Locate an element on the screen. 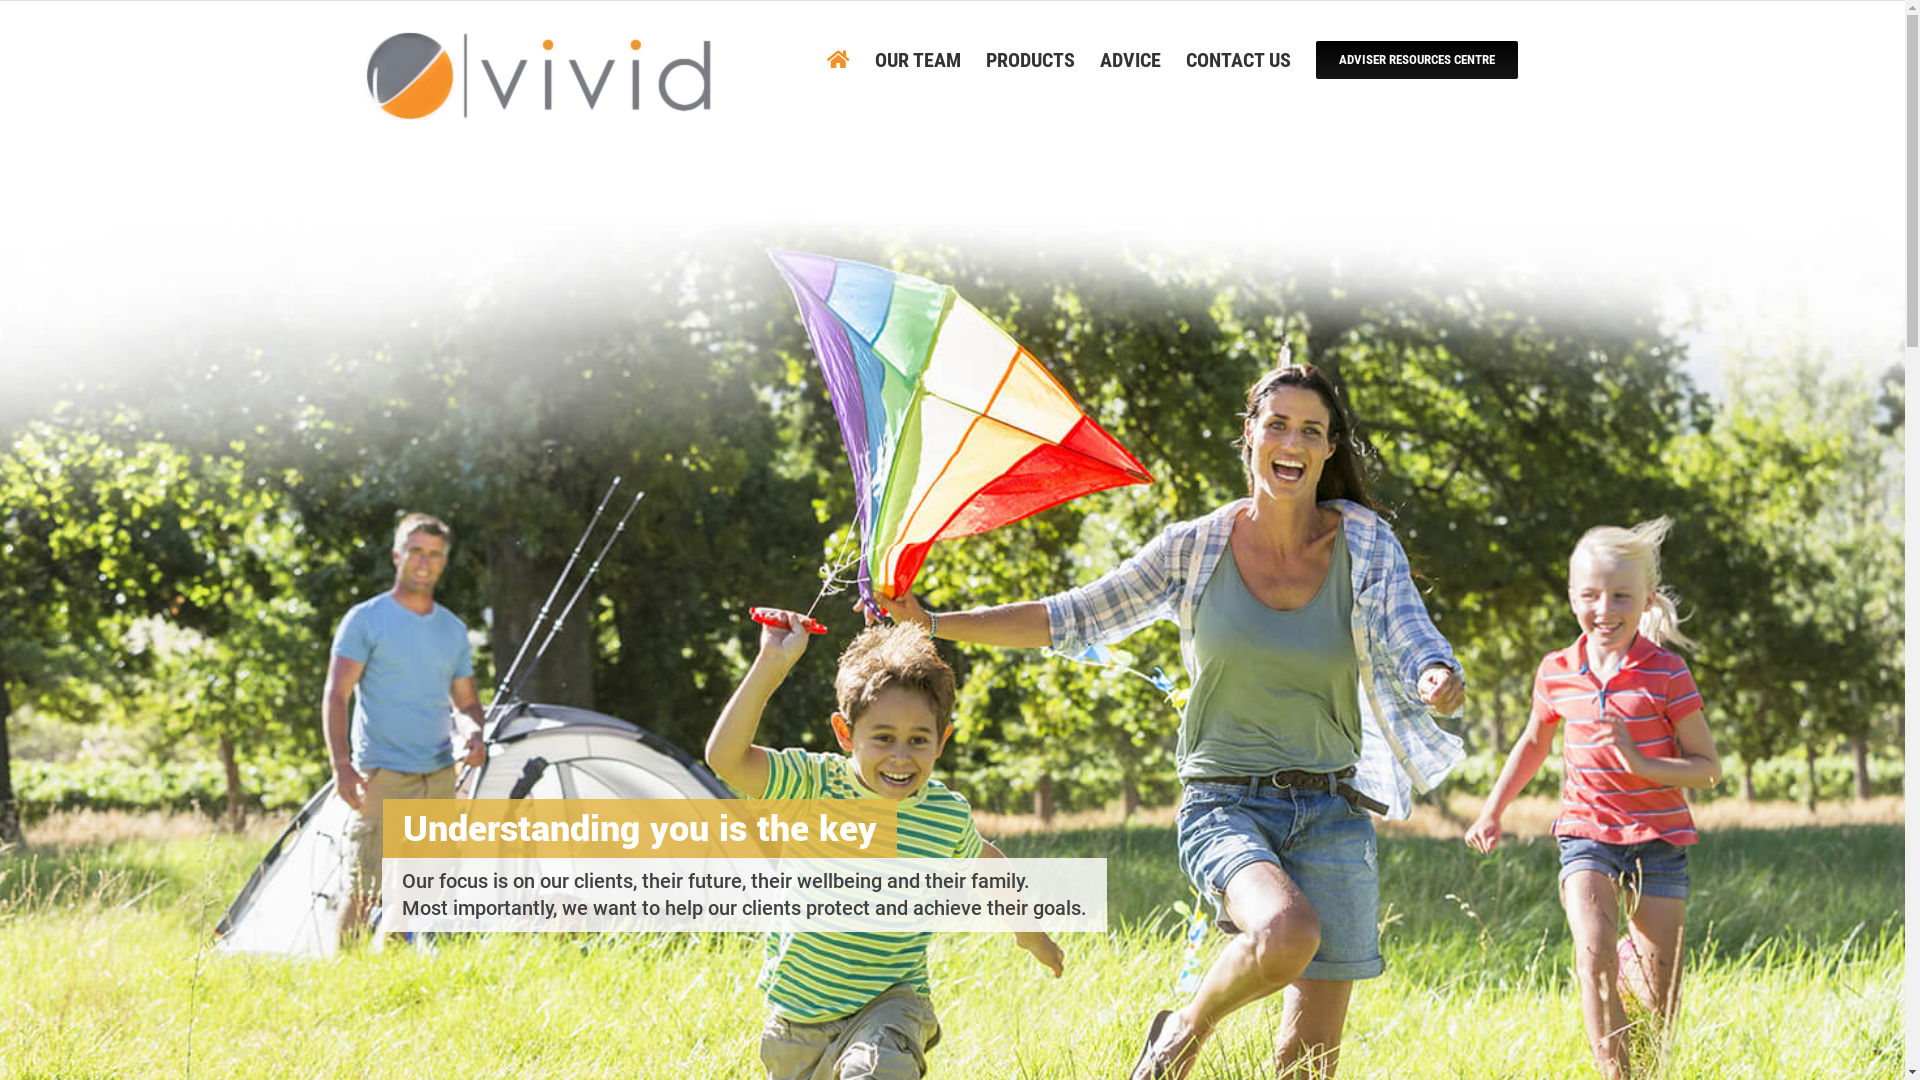 This screenshot has height=1080, width=1920. 'ADVICE' is located at coordinates (1130, 59).